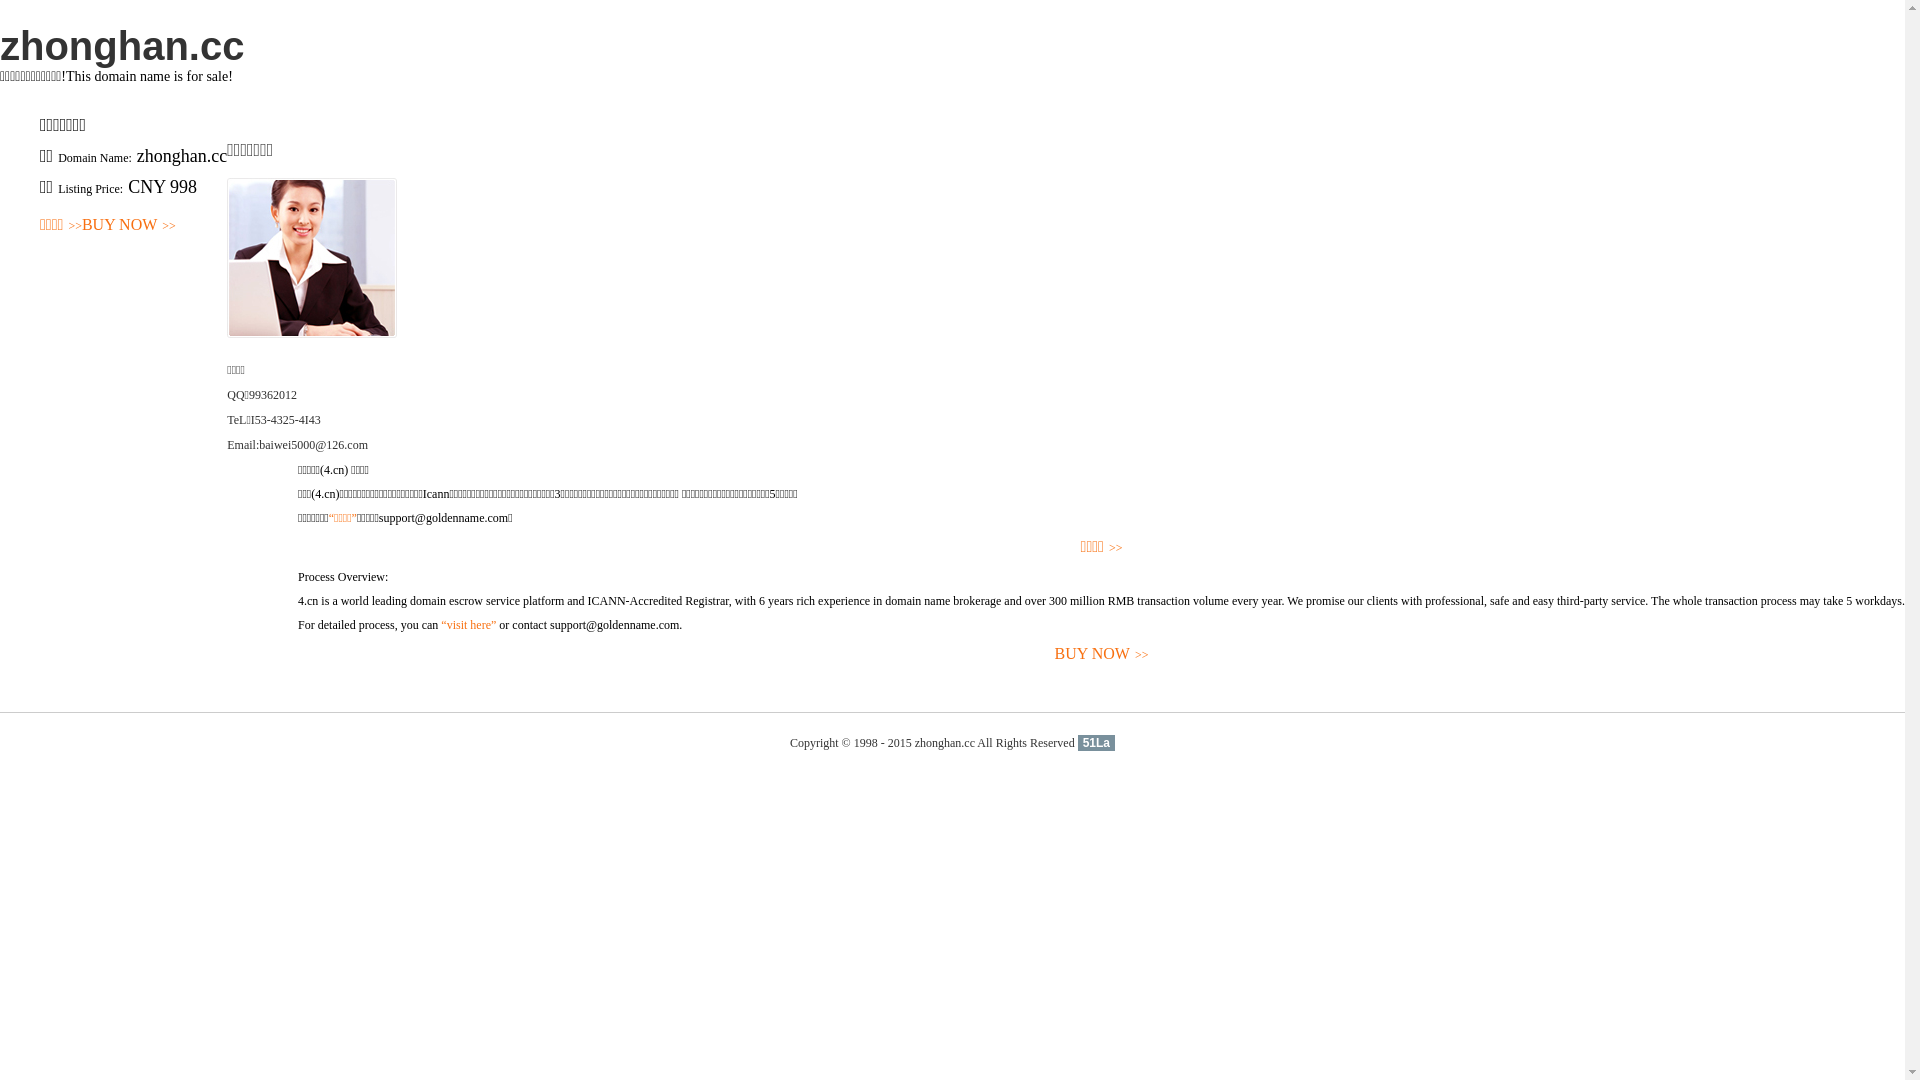 The height and width of the screenshot is (1080, 1920). I want to click on 'BUY NOW>>', so click(80, 225).